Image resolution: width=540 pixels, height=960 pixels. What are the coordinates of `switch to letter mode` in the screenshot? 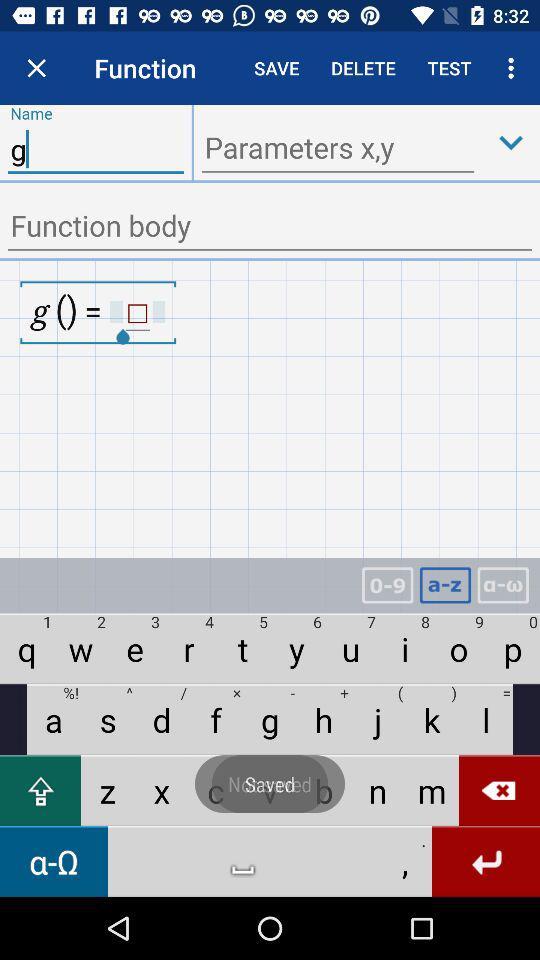 It's located at (445, 585).